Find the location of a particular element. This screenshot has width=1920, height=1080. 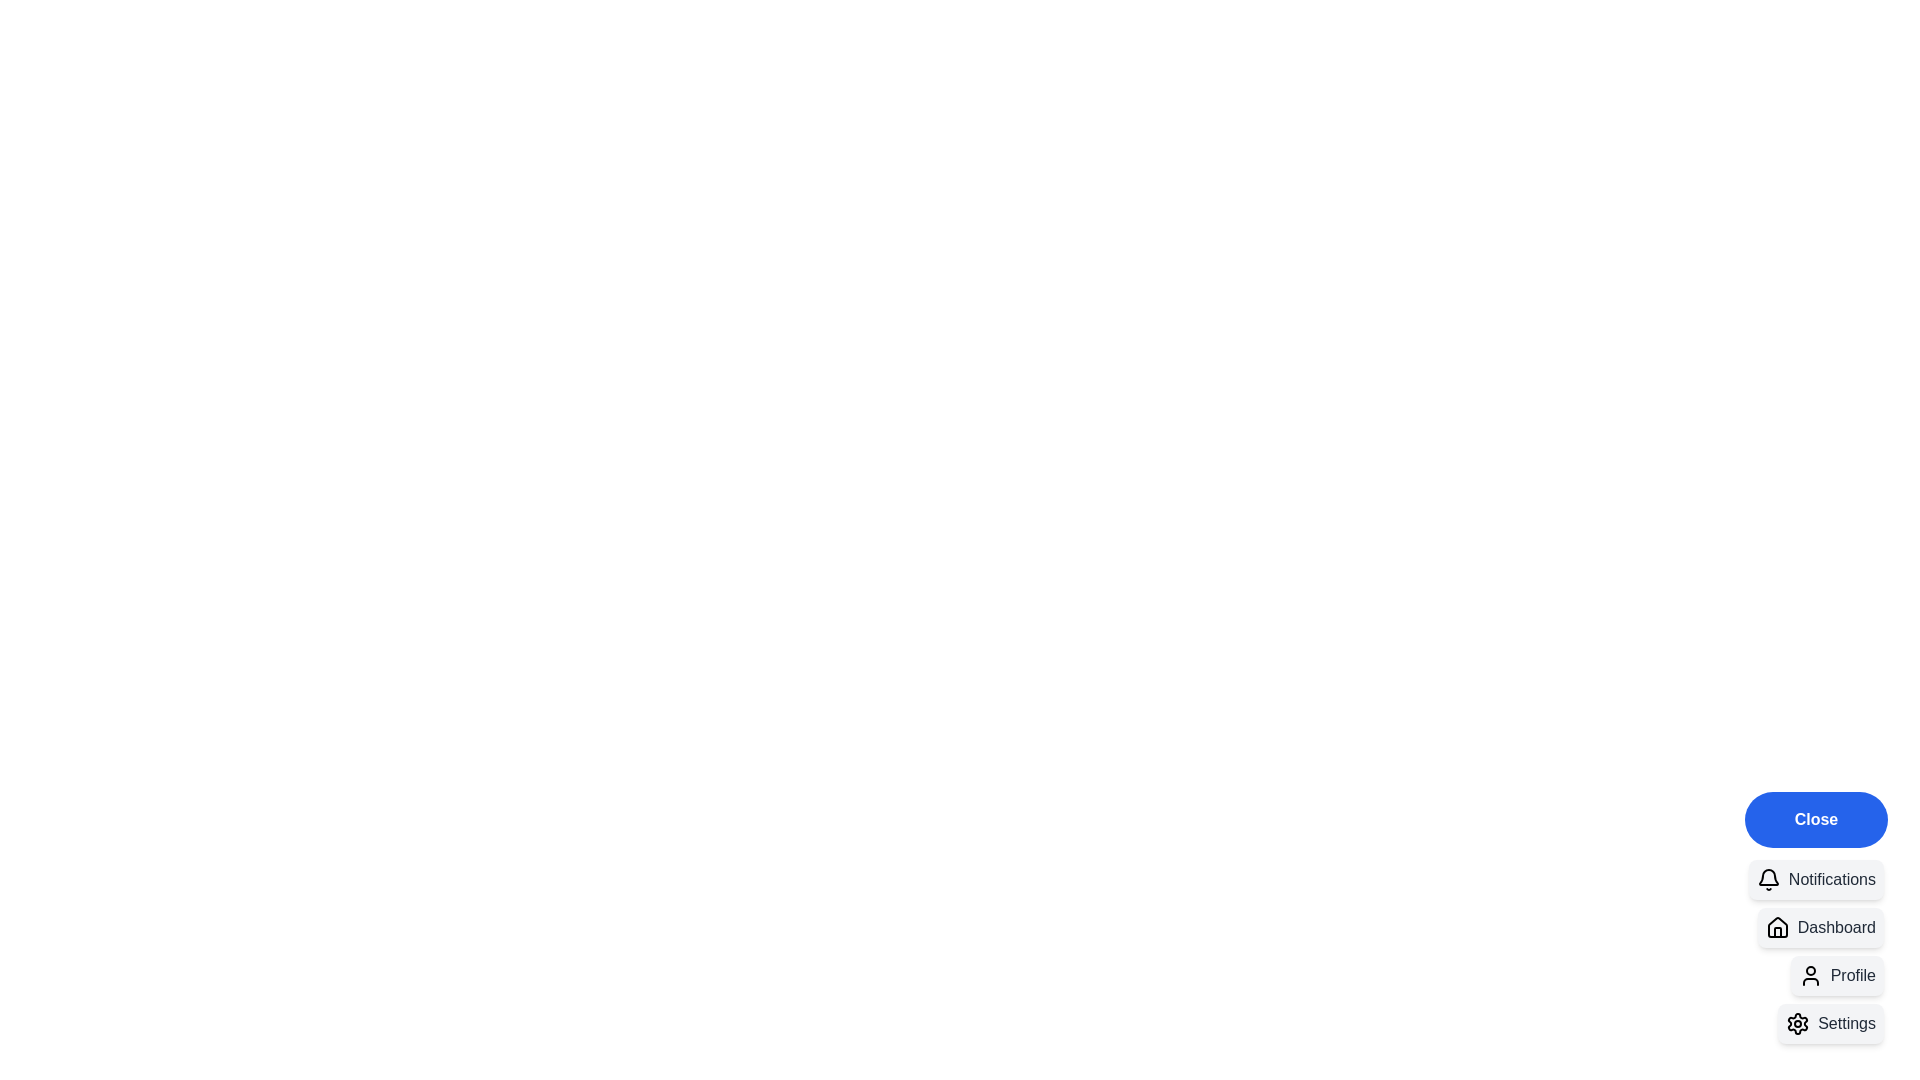

the 'Settings' button is located at coordinates (1830, 1023).